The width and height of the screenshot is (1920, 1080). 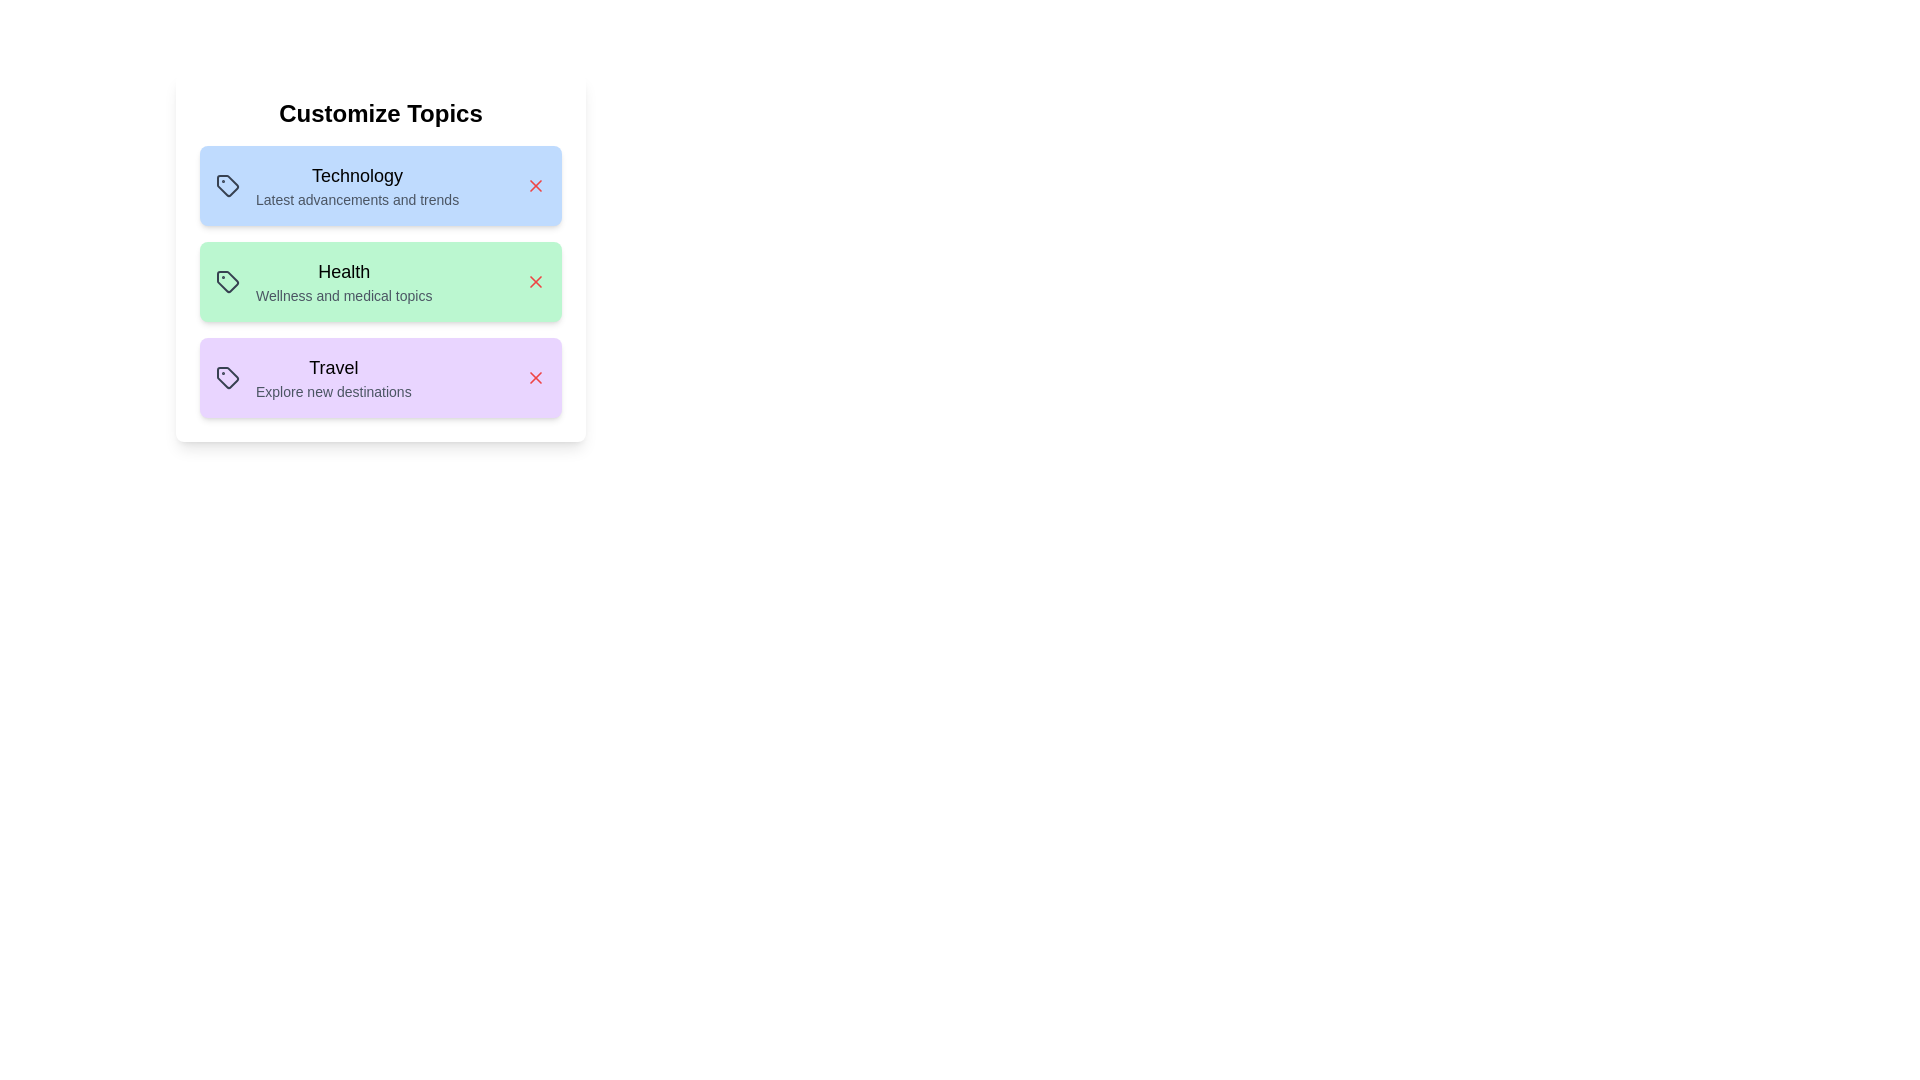 What do you see at coordinates (380, 257) in the screenshot?
I see `the center of the TopicSelector component to bring it into focus` at bounding box center [380, 257].